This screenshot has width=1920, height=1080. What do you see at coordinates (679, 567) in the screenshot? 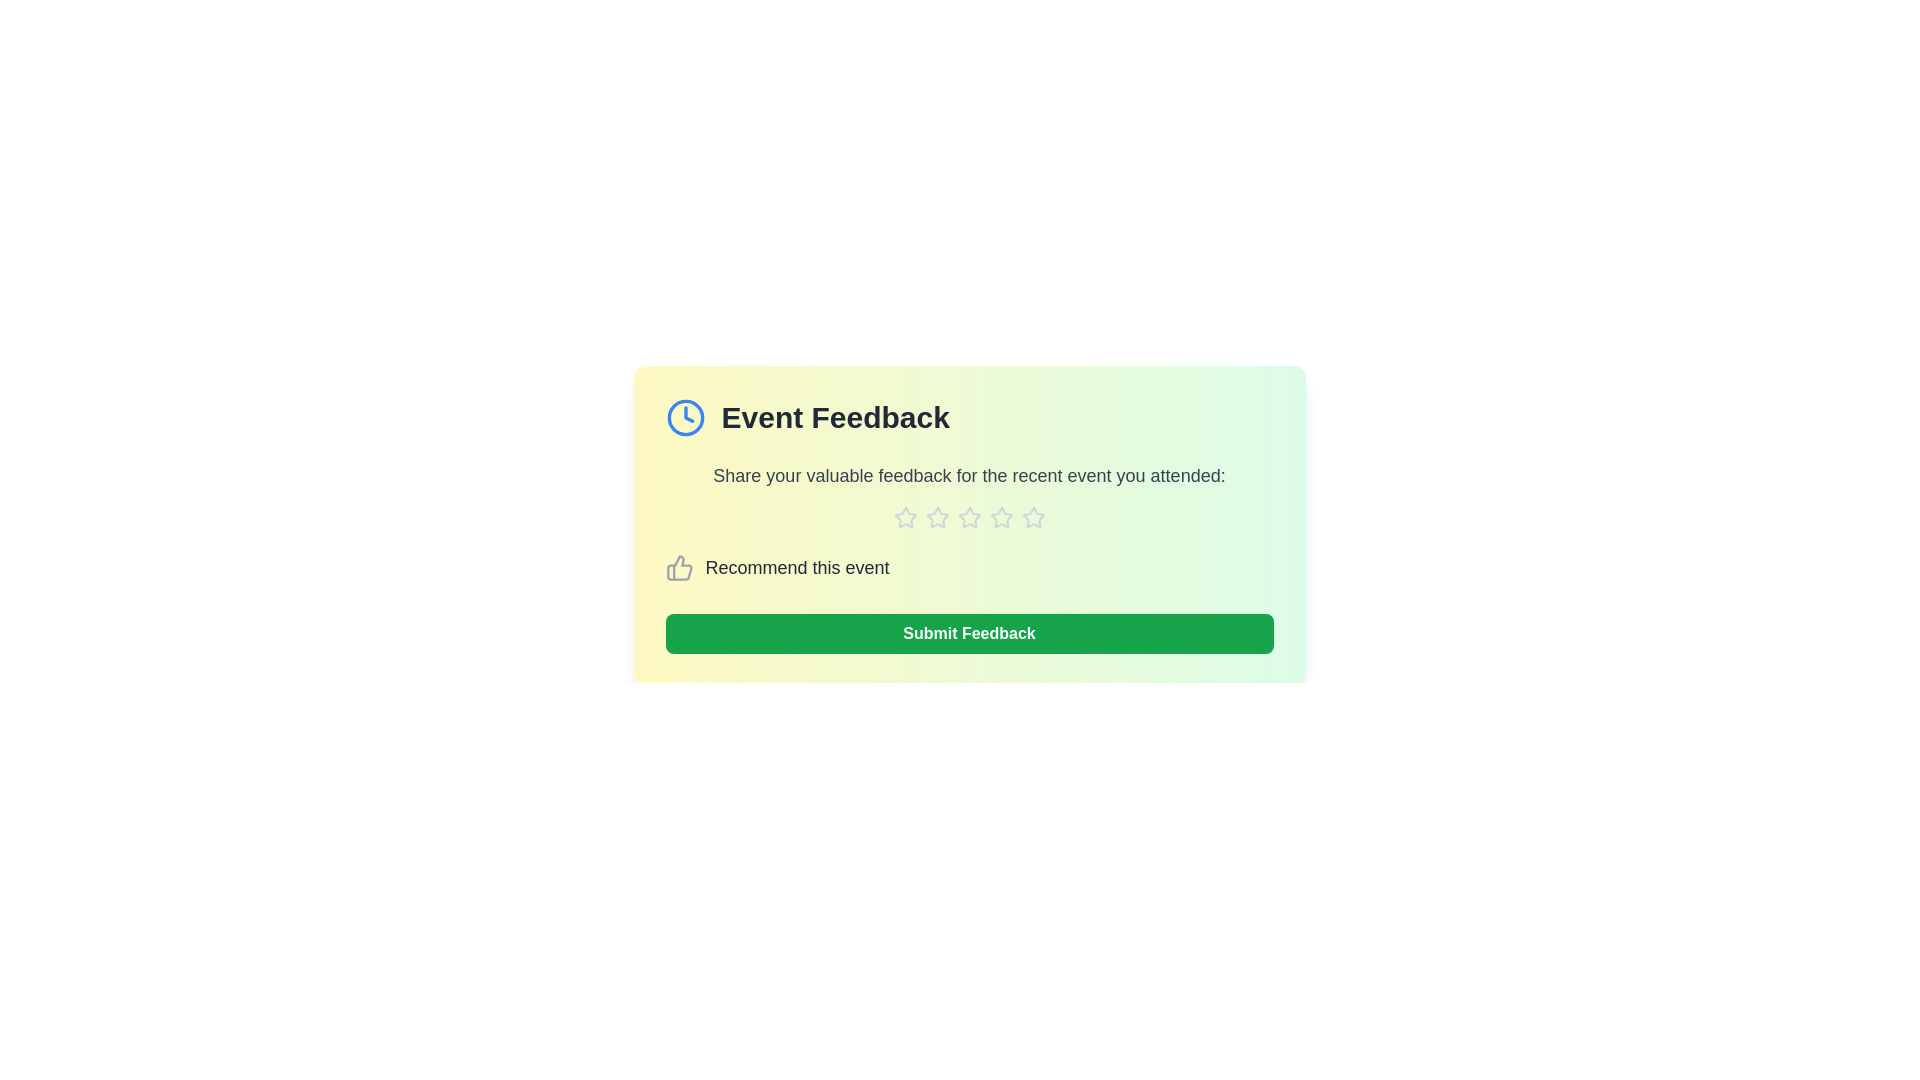
I see `the thumbs-up icon to toggle the recommendation` at bounding box center [679, 567].